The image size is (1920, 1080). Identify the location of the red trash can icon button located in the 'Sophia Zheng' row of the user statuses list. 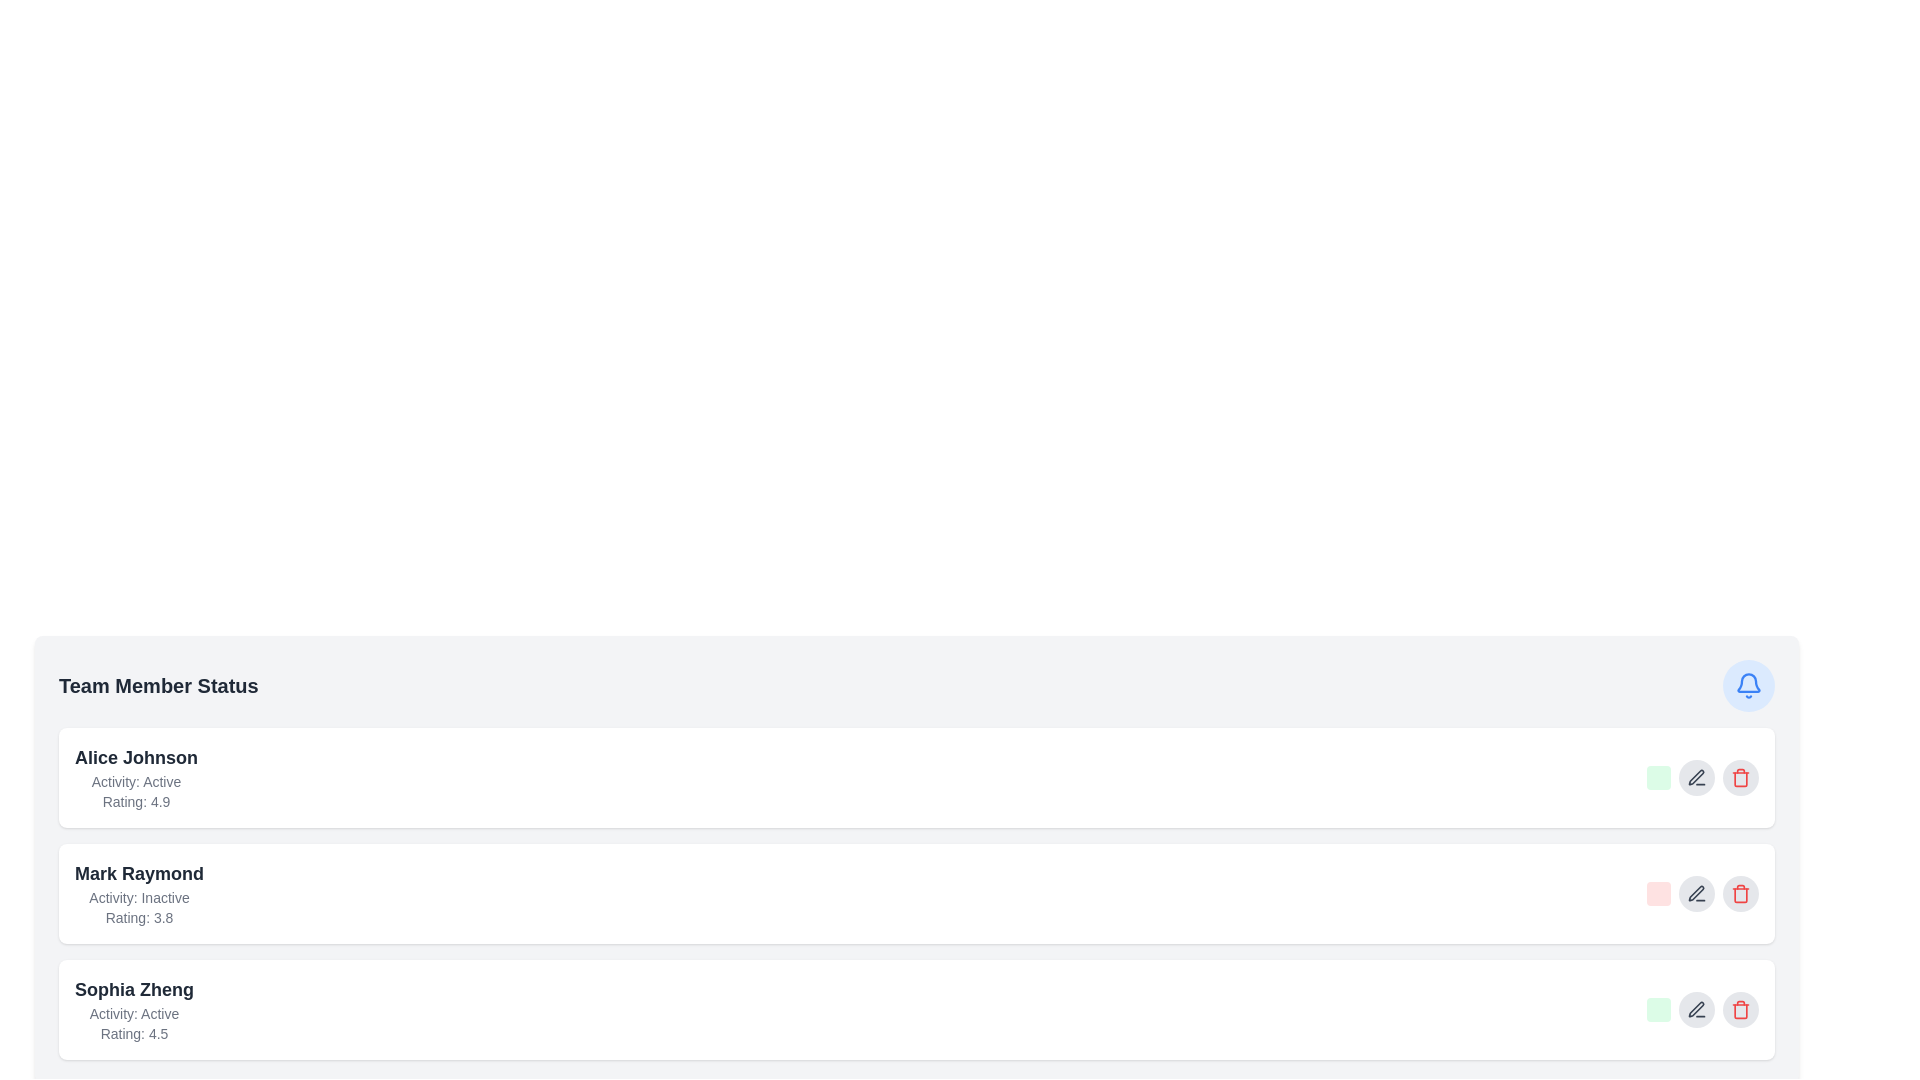
(1740, 1010).